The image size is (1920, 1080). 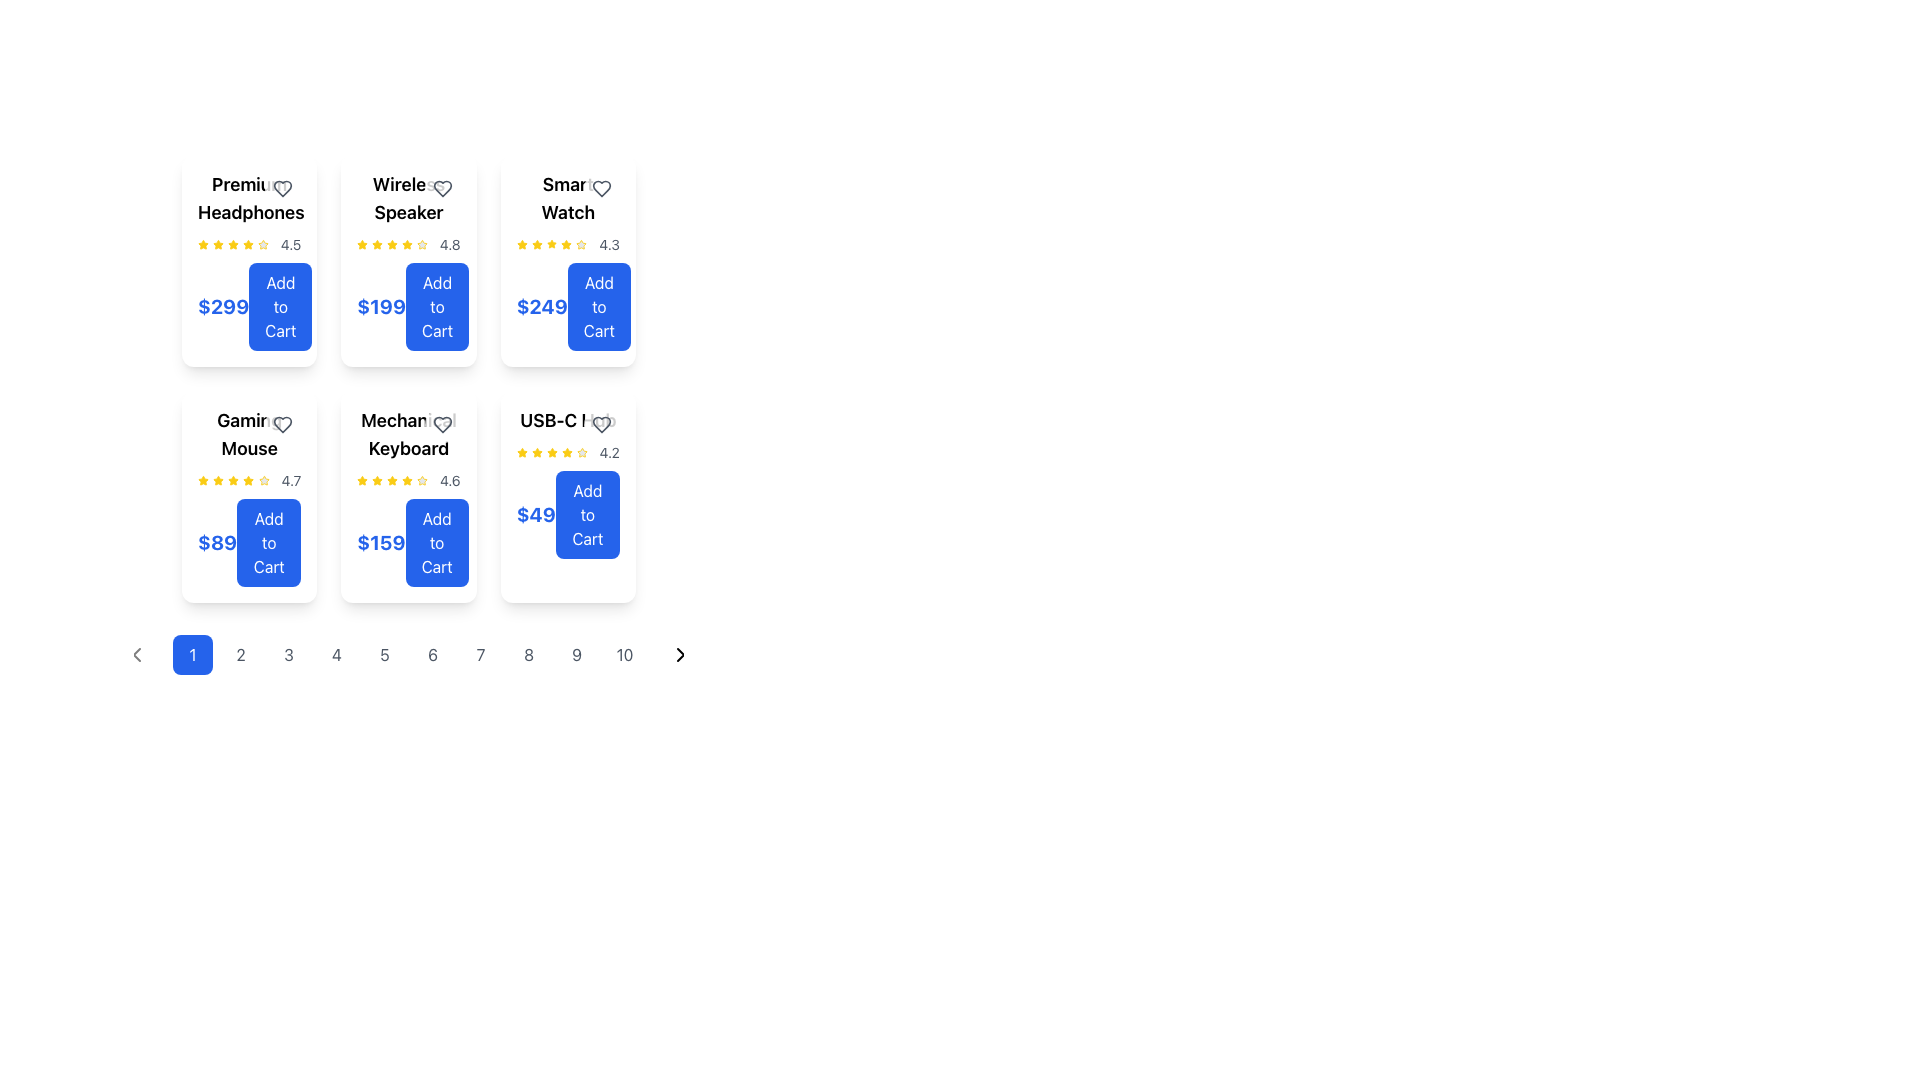 I want to click on the first star icon in the five-star rating system for the 'Smart Watch' product, which visually denotes a rating of 4.3, so click(x=522, y=244).